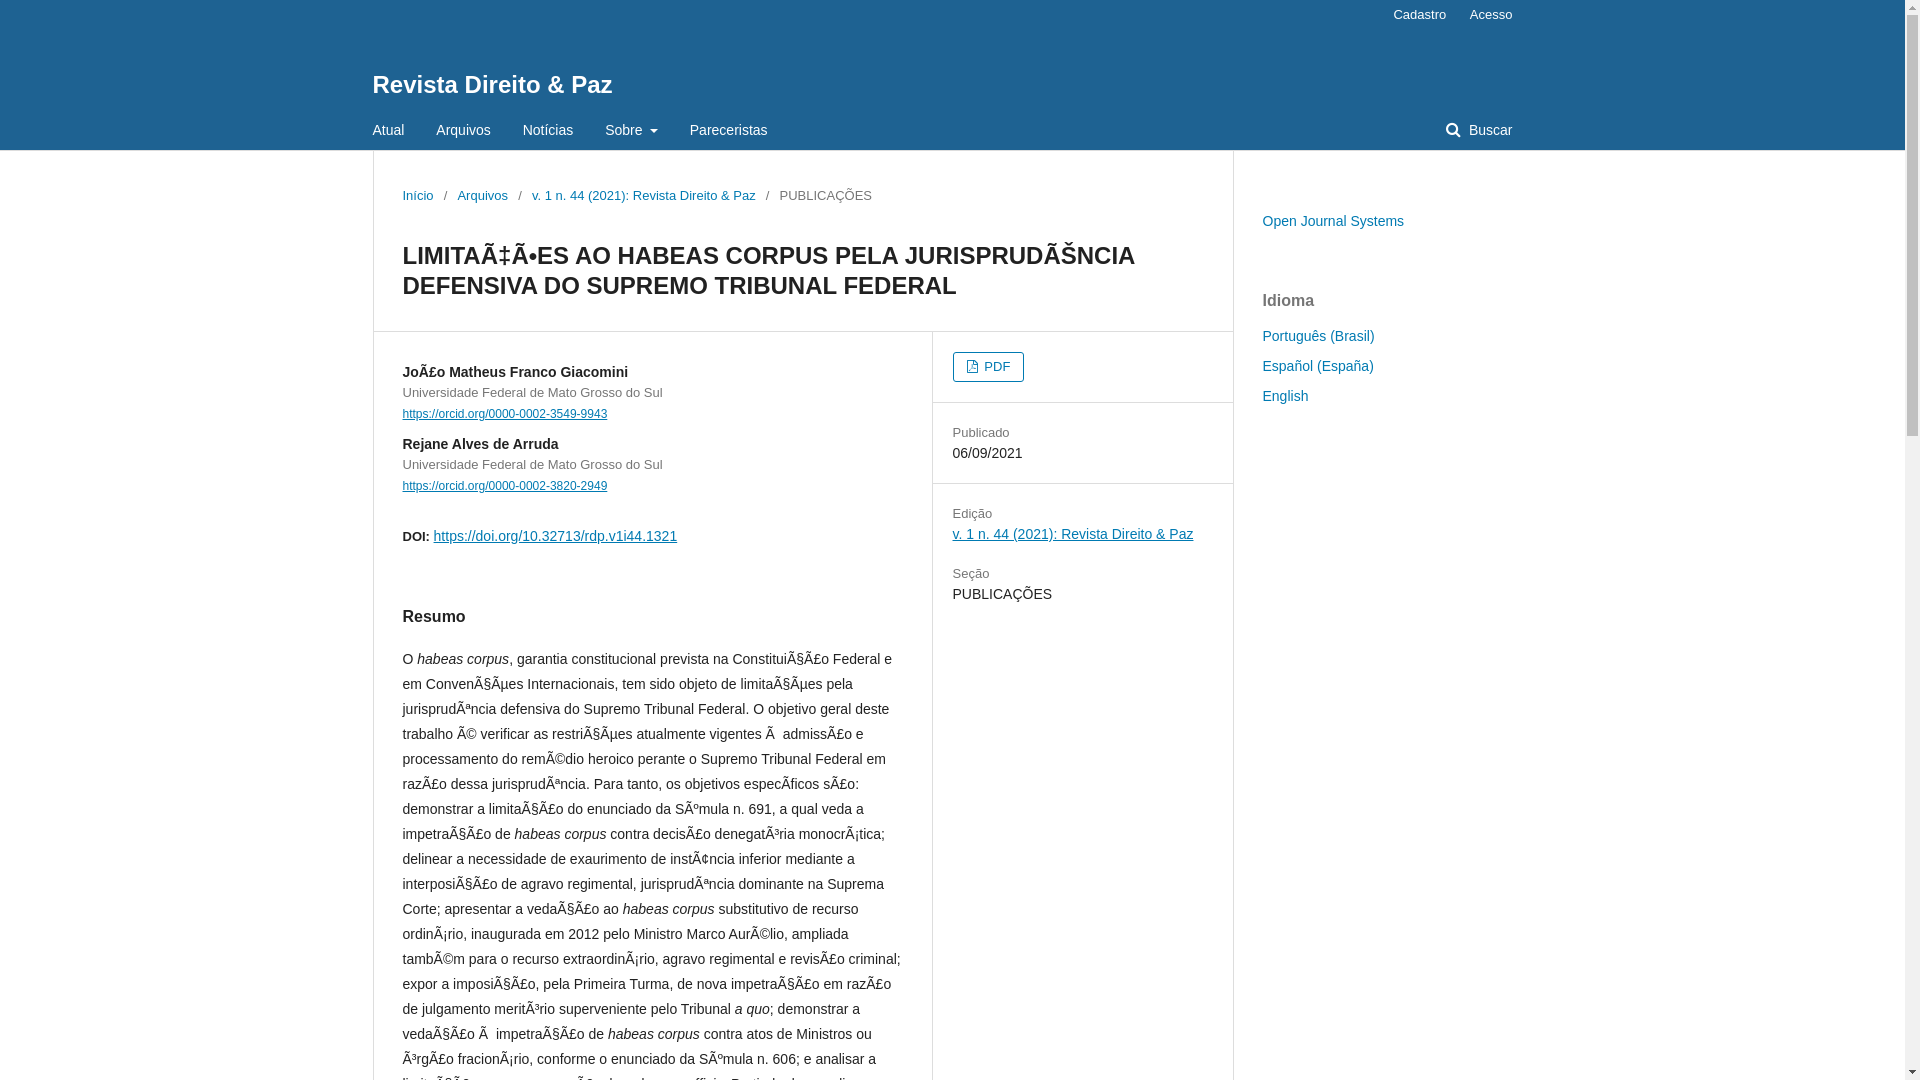 This screenshot has width=1920, height=1080. I want to click on 'Pareceristas', so click(728, 130).